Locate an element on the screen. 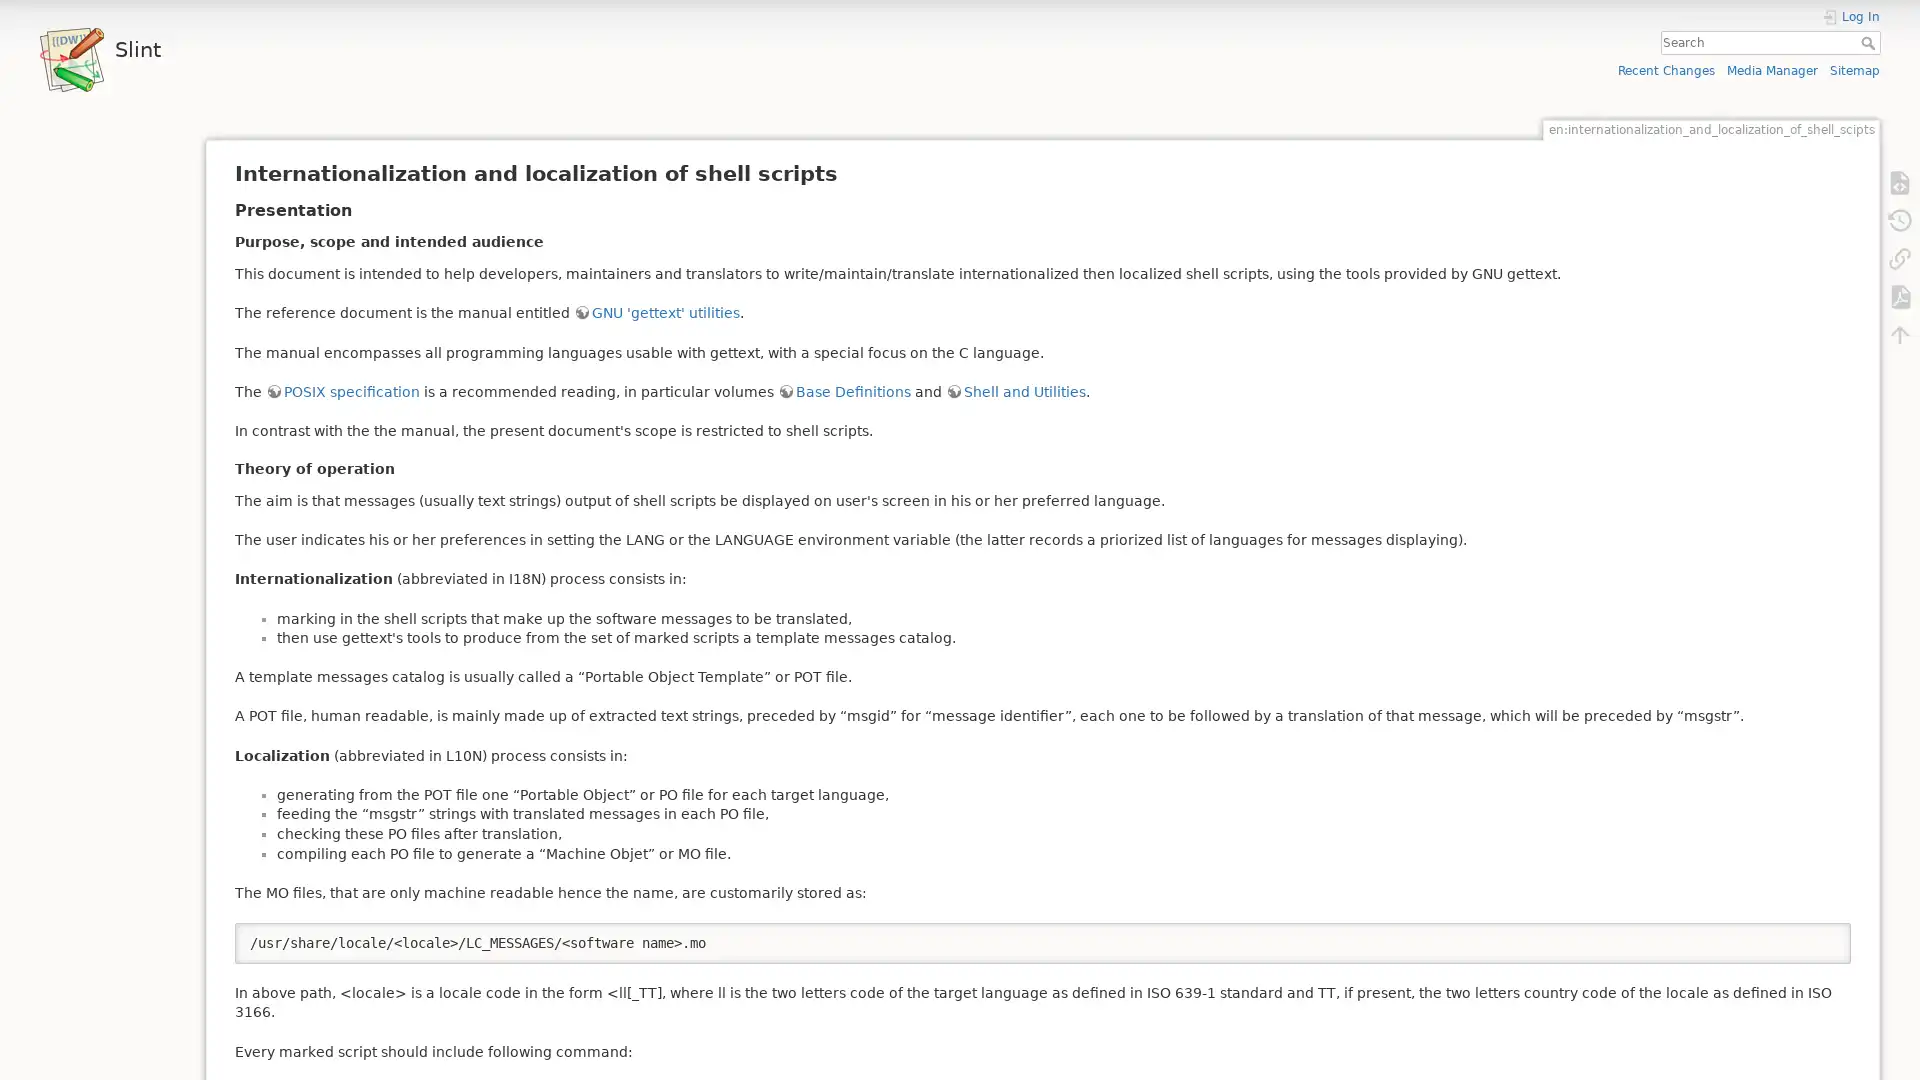 The image size is (1920, 1080). Search is located at coordinates (1869, 42).